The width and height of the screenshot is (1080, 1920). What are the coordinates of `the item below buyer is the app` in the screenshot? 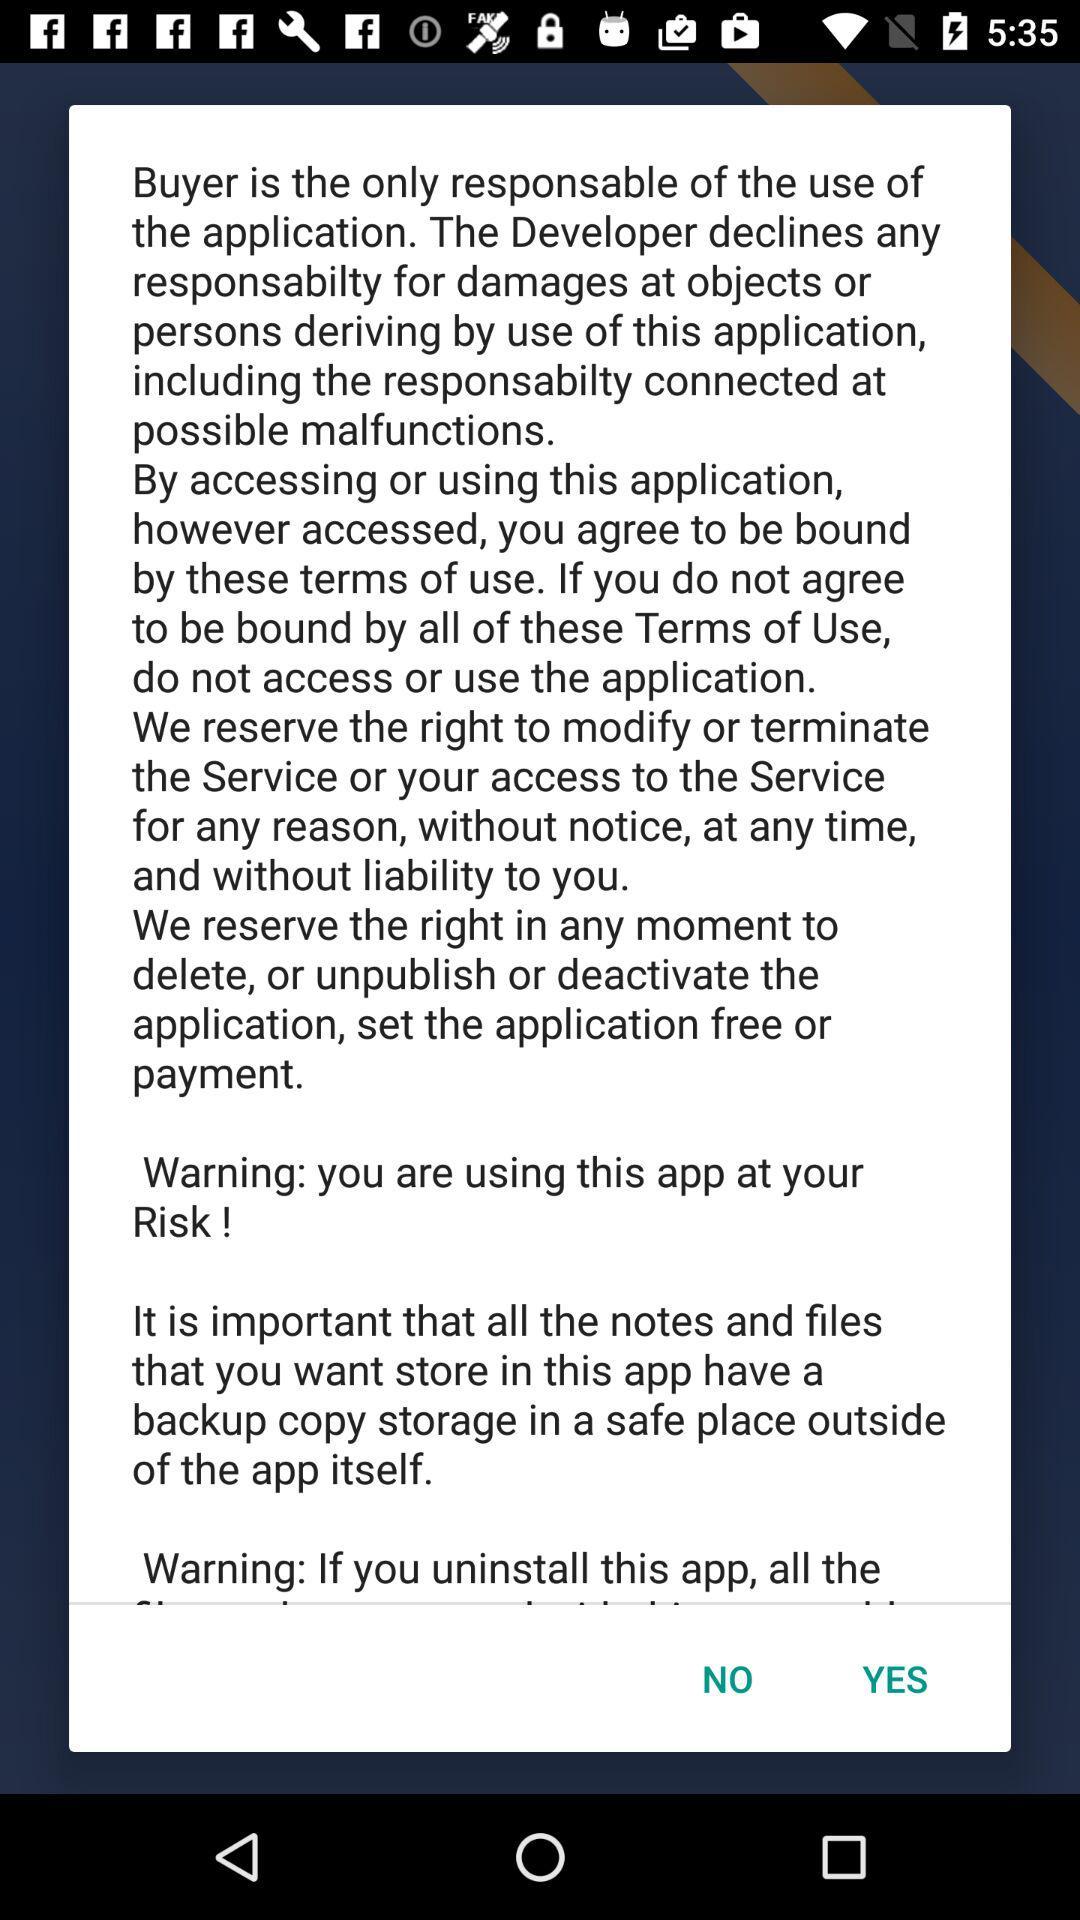 It's located at (727, 1678).